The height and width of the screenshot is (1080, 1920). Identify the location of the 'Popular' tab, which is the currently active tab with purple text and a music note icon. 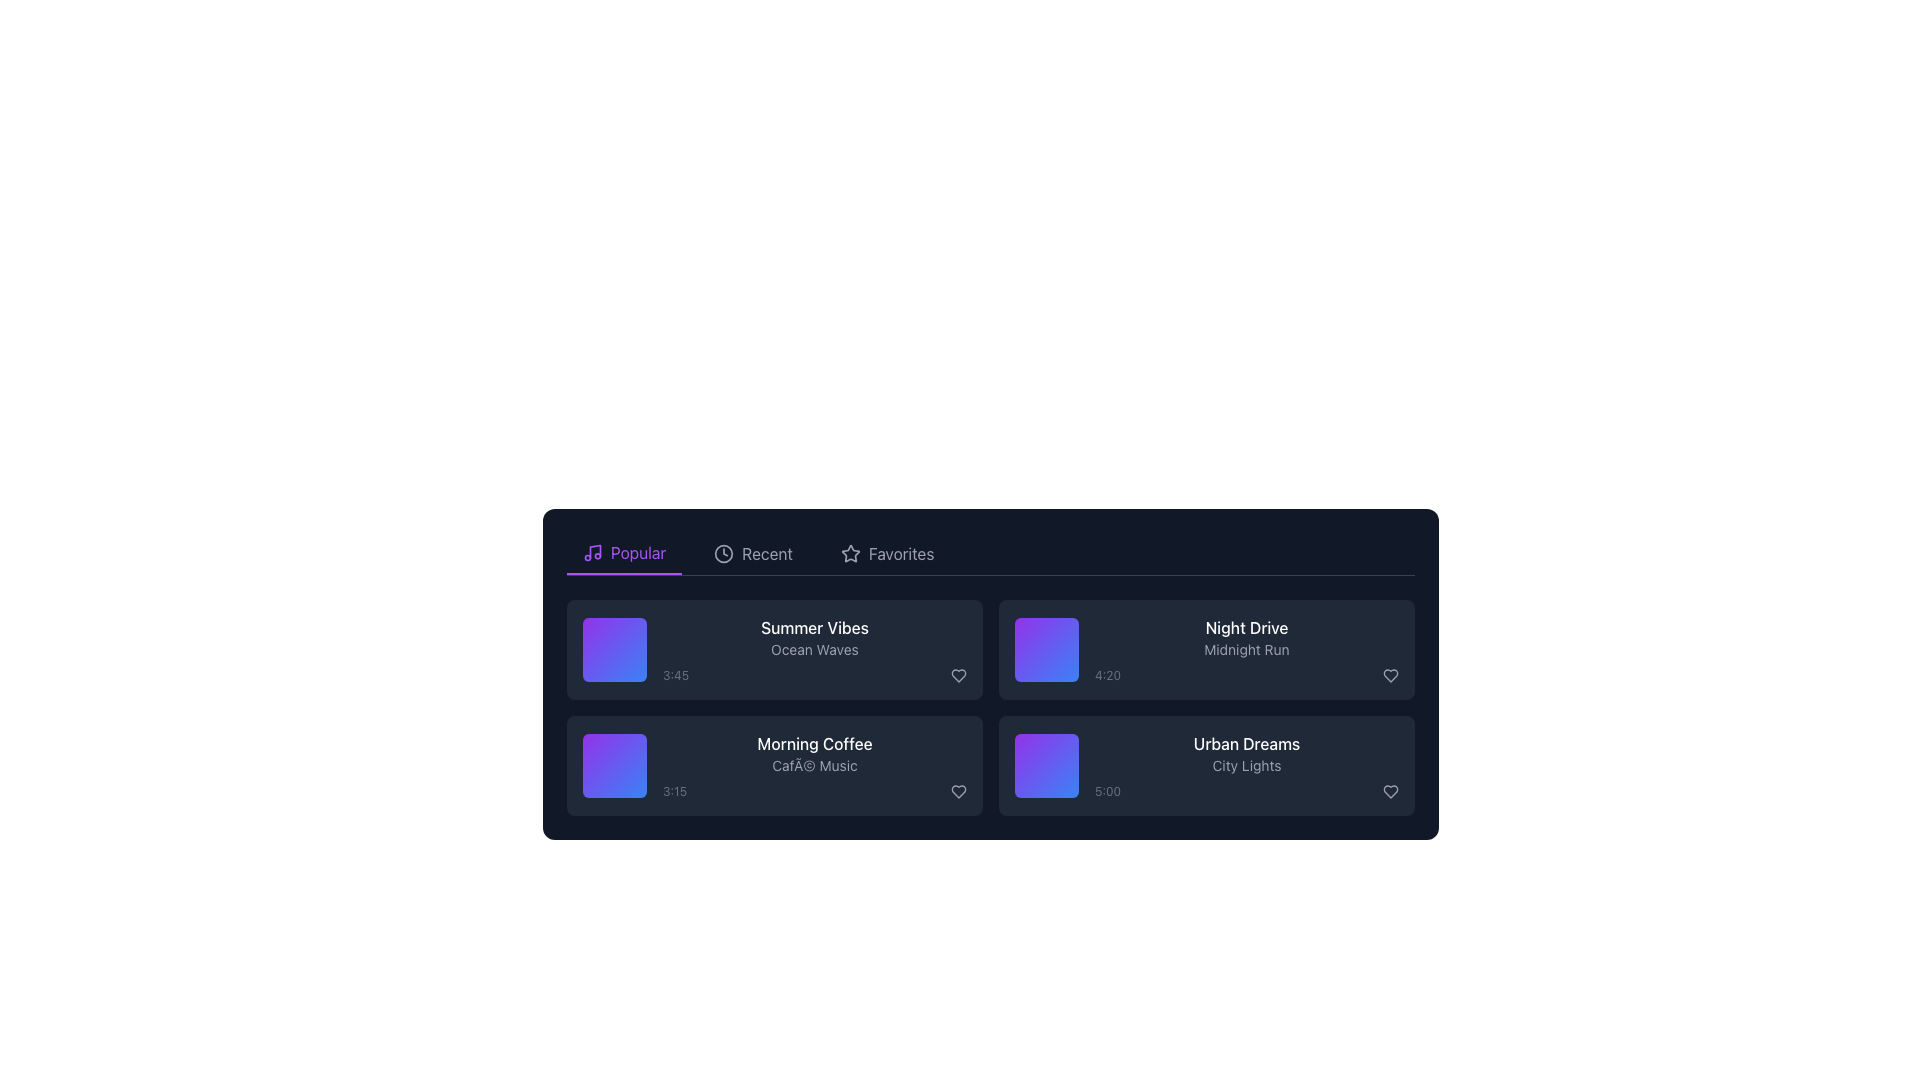
(623, 554).